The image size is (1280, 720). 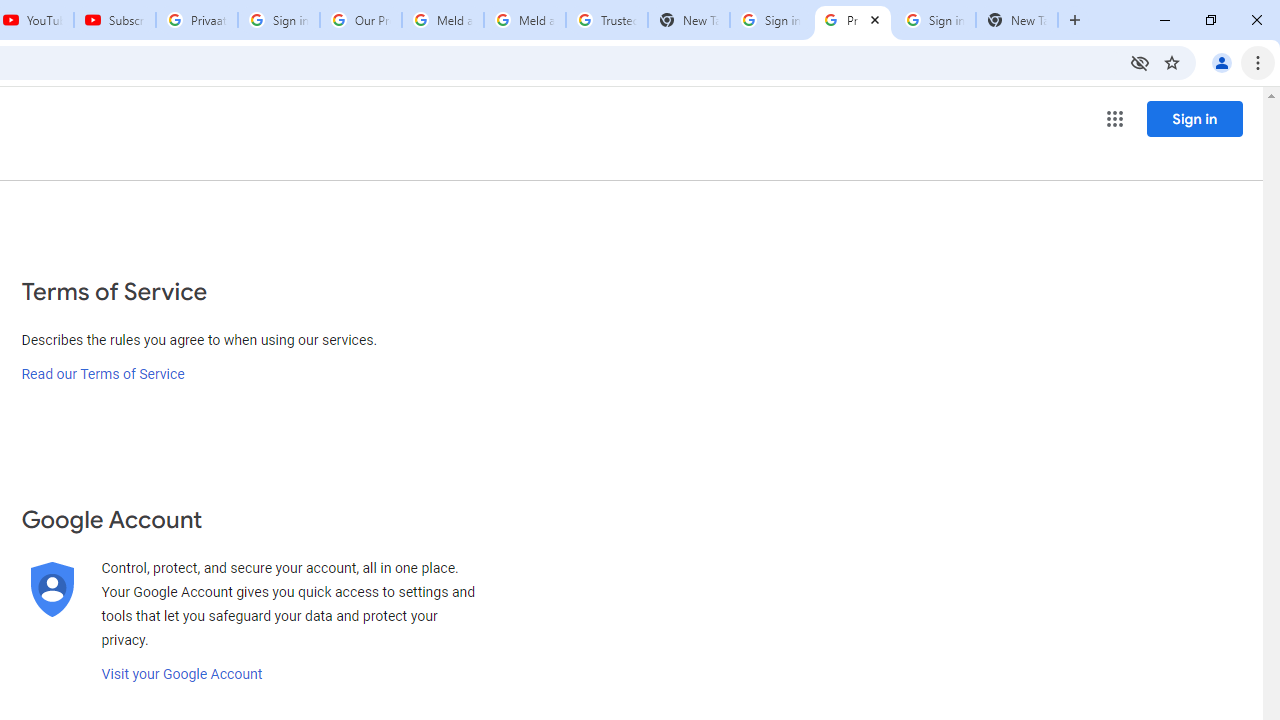 What do you see at coordinates (1139, 61) in the screenshot?
I see `'Third-party cookies blocked'` at bounding box center [1139, 61].